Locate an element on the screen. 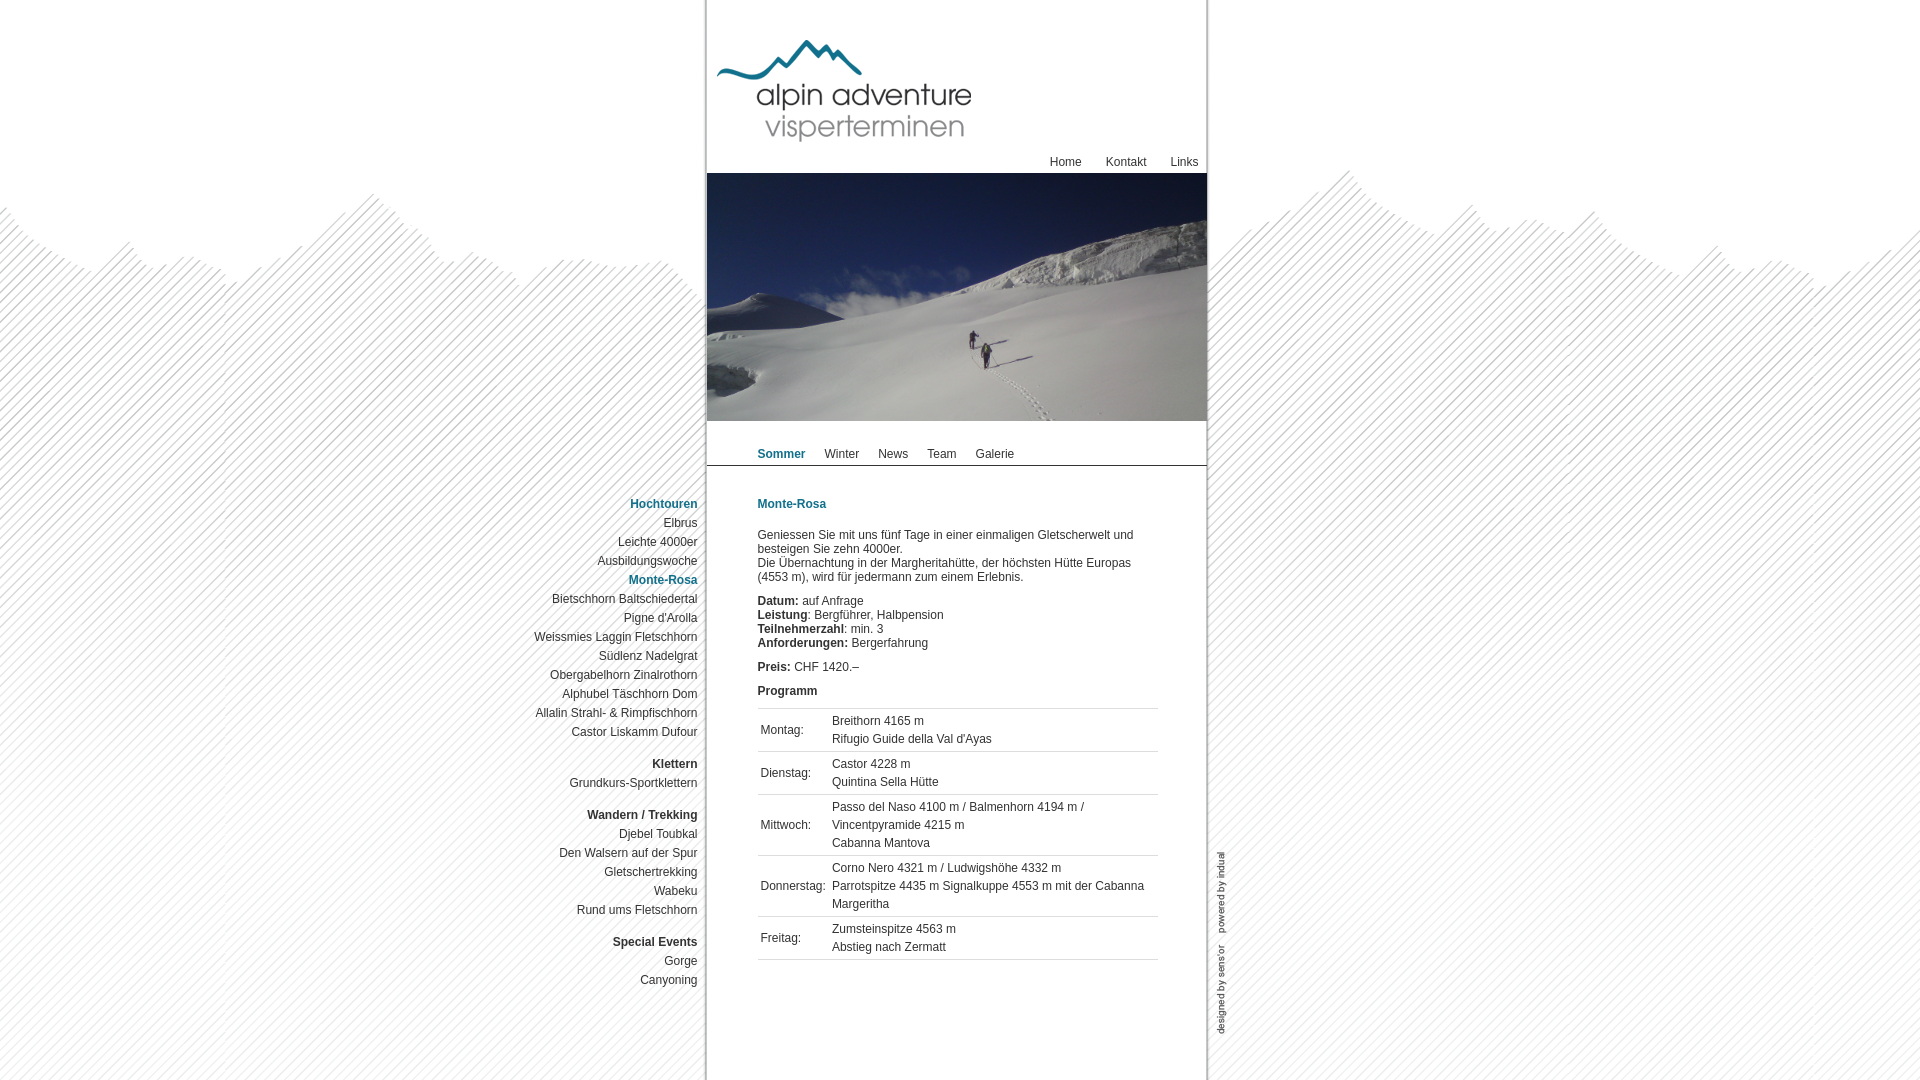 This screenshot has width=1920, height=1080. 'Team' is located at coordinates (940, 454).